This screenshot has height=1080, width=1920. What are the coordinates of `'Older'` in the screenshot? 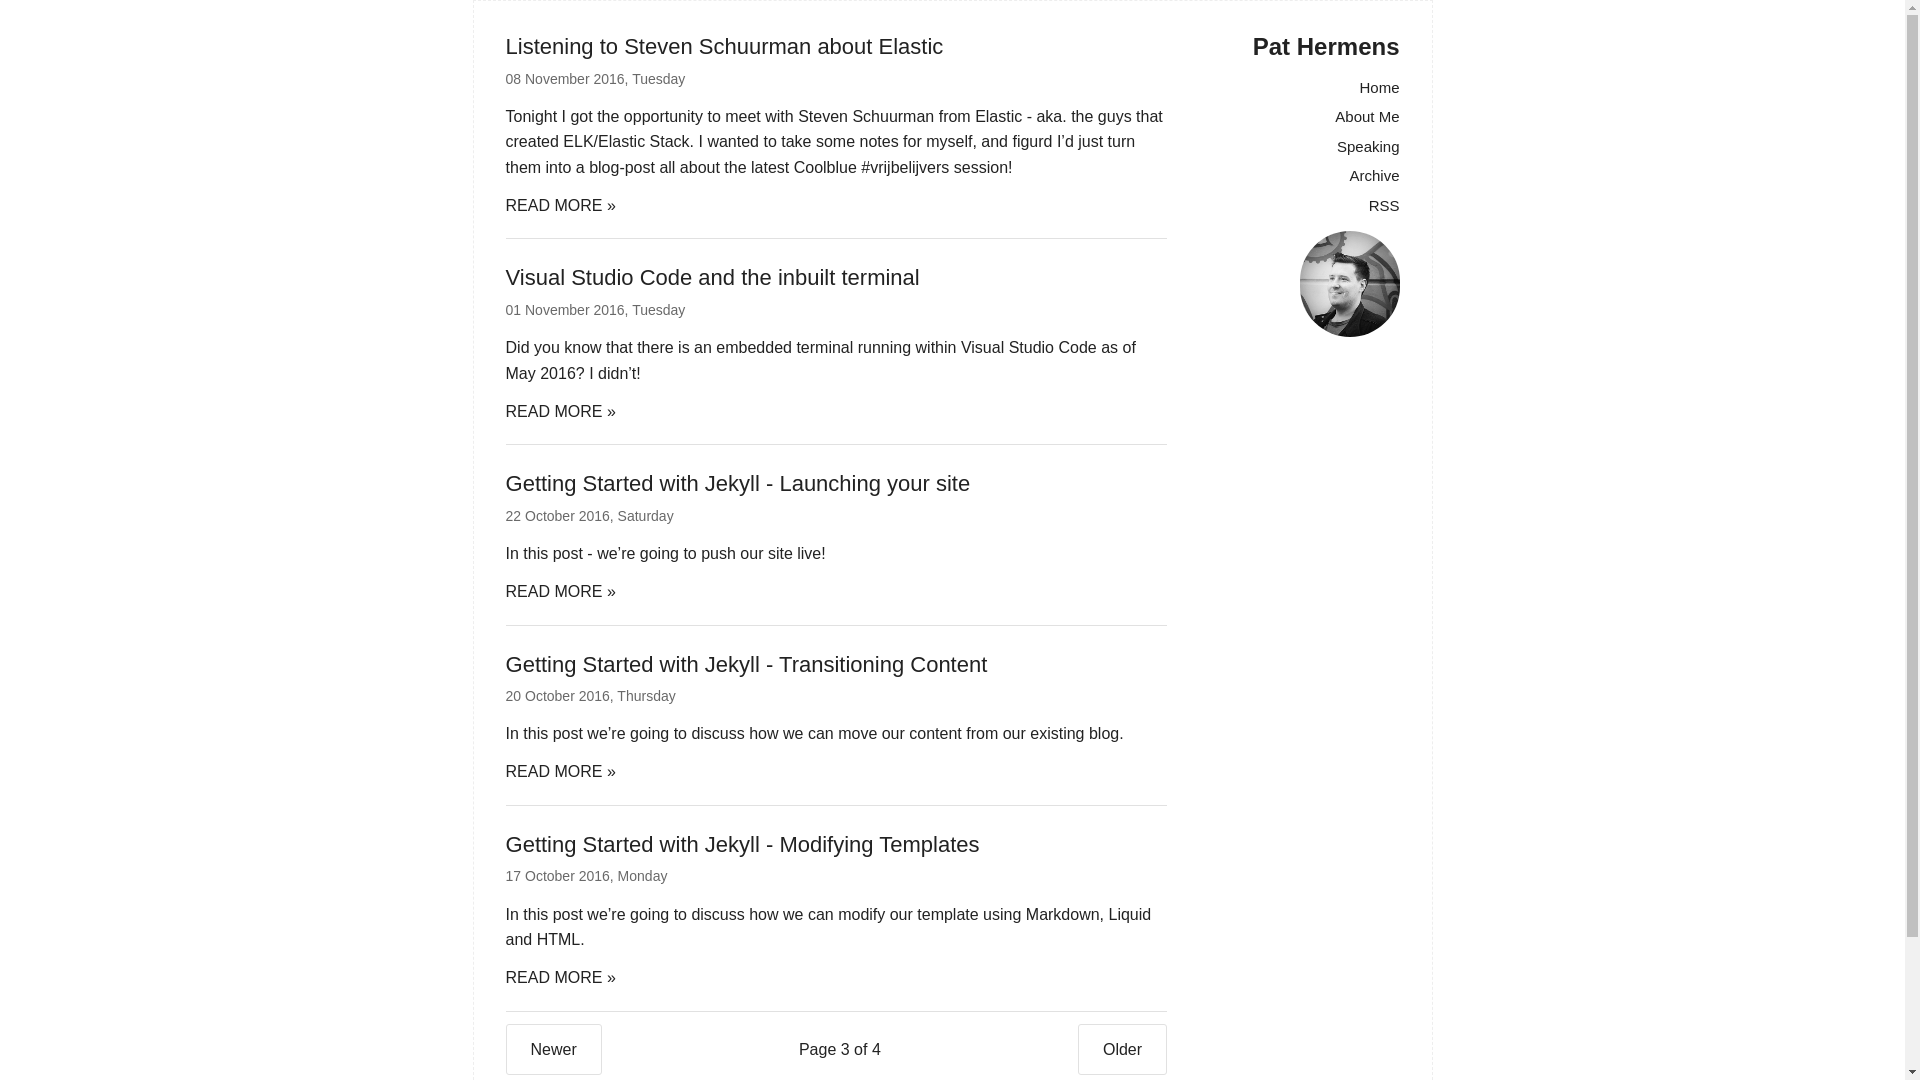 It's located at (1122, 1048).